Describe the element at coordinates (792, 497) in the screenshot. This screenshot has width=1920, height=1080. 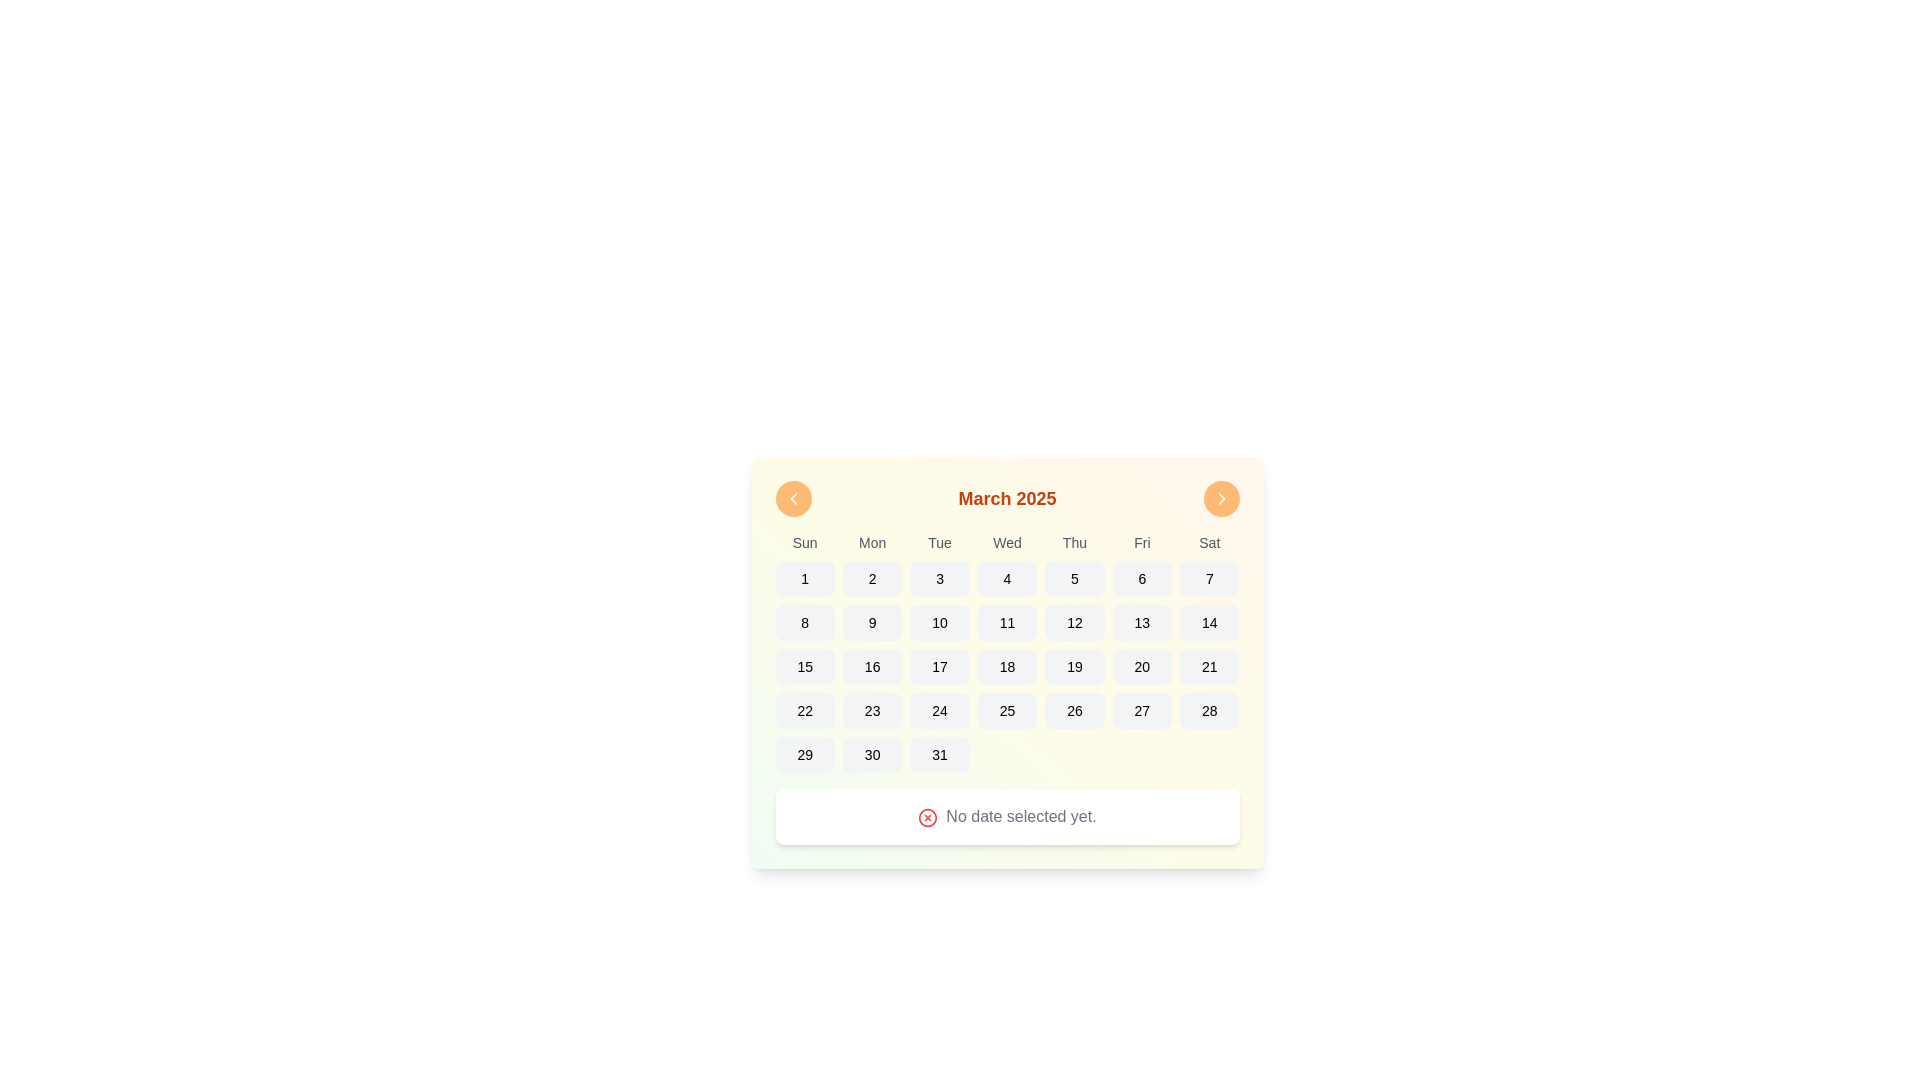
I see `the left-pointing chevron icon located in the top left corner of the calendar interface` at that location.